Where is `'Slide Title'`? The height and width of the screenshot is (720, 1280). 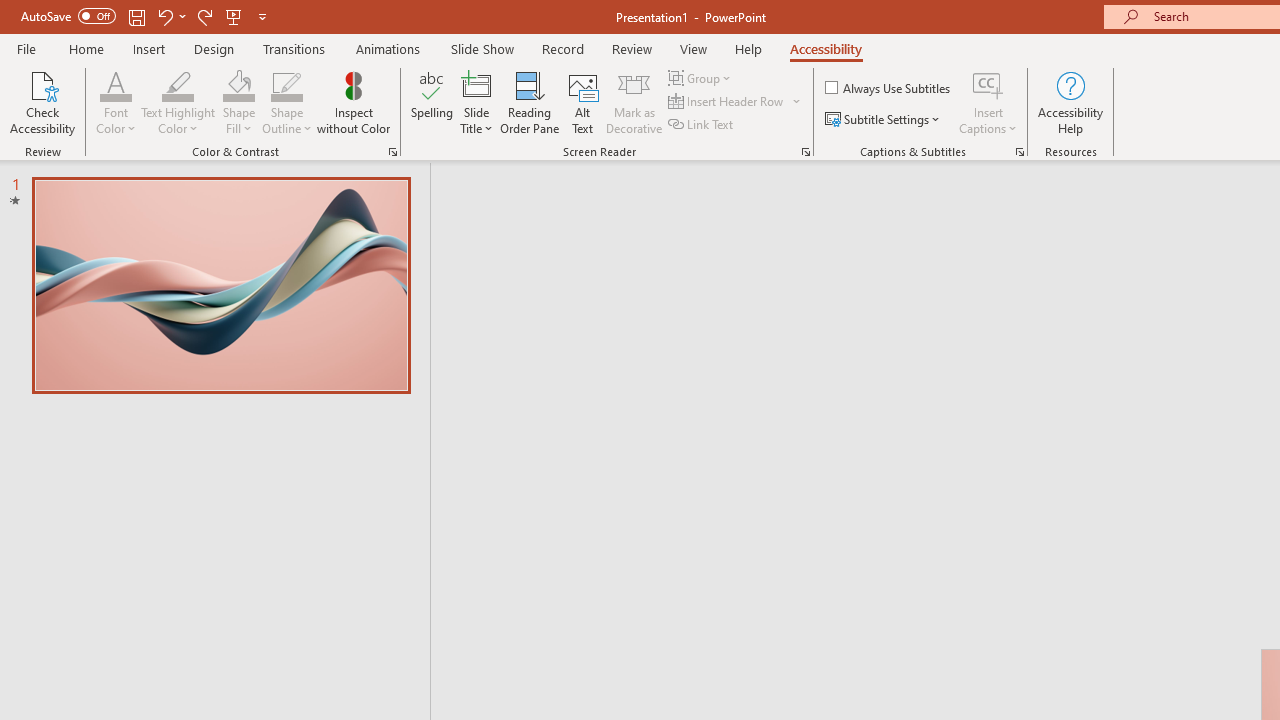
'Slide Title' is located at coordinates (475, 103).